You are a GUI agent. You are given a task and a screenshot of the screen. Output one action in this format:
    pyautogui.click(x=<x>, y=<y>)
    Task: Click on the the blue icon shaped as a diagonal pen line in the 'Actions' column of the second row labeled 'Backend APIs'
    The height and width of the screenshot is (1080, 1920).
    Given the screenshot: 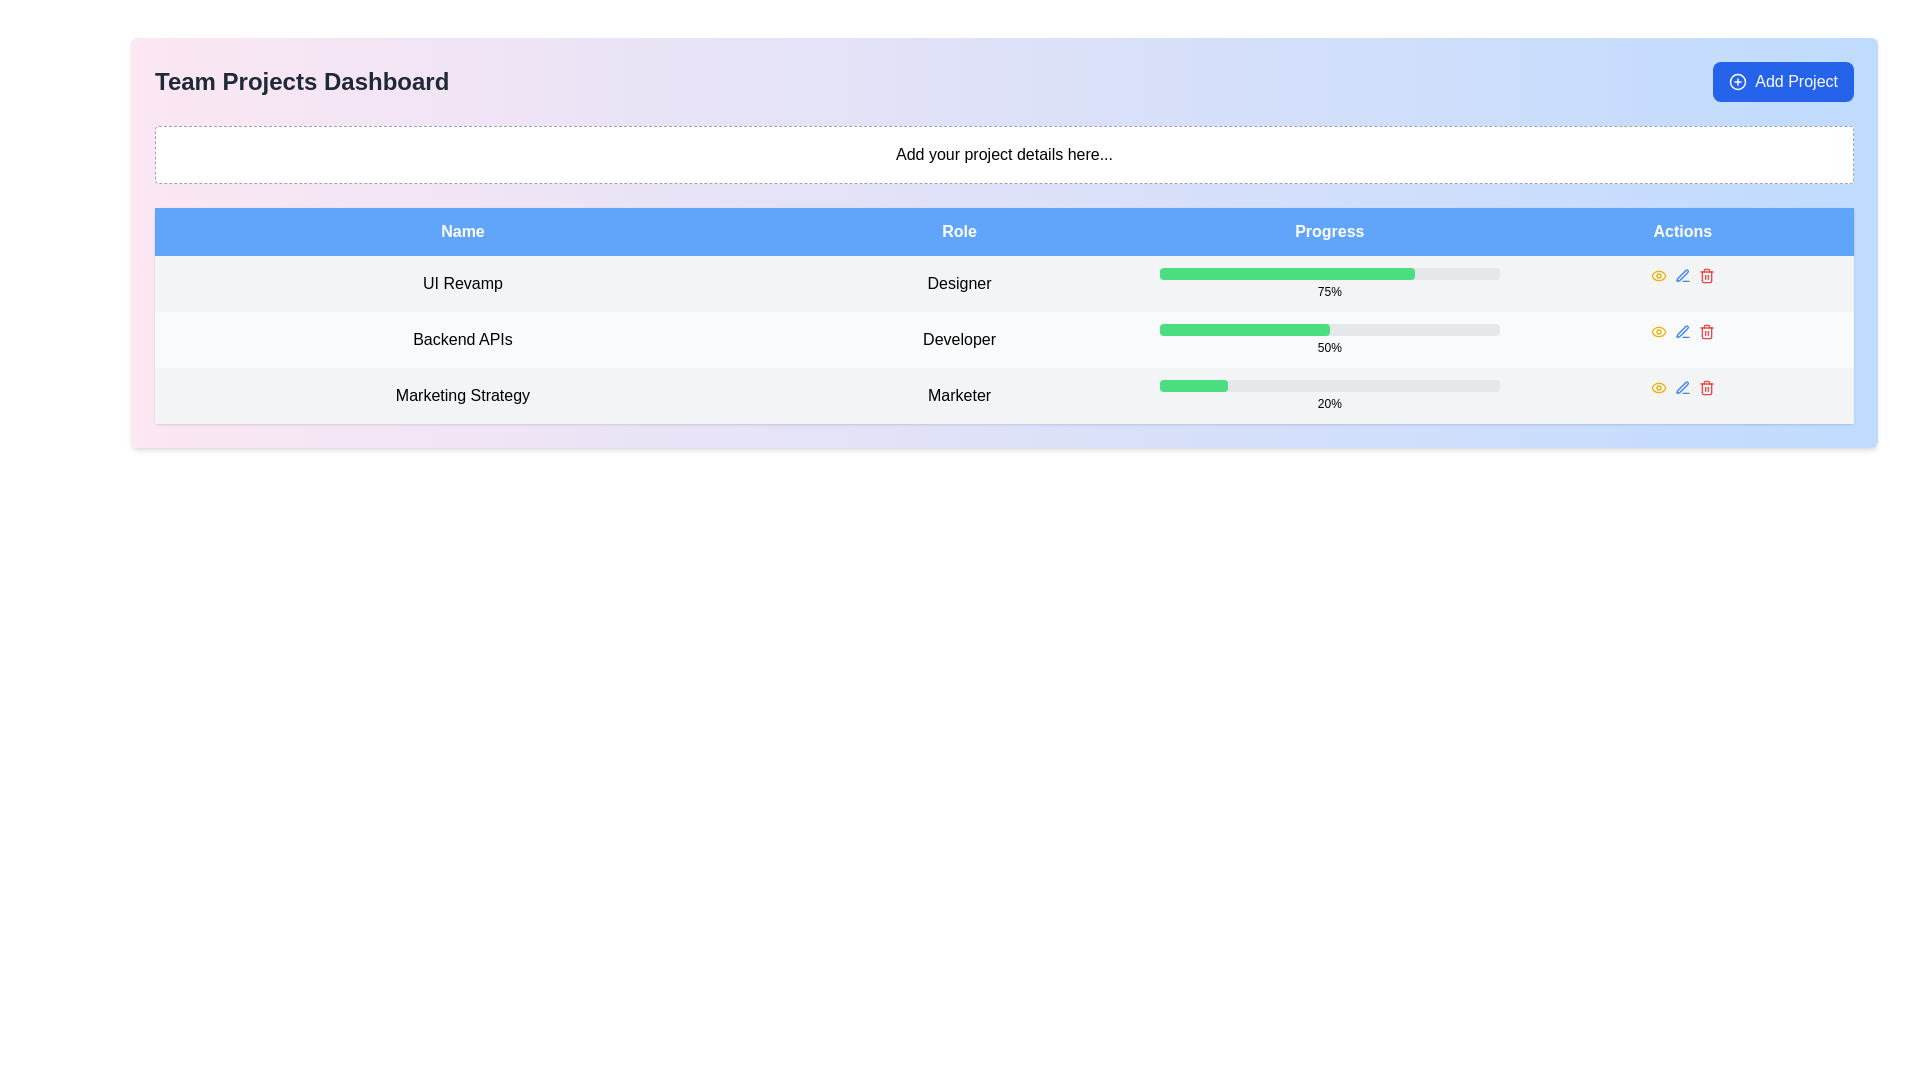 What is the action you would take?
    pyautogui.click(x=1681, y=275)
    